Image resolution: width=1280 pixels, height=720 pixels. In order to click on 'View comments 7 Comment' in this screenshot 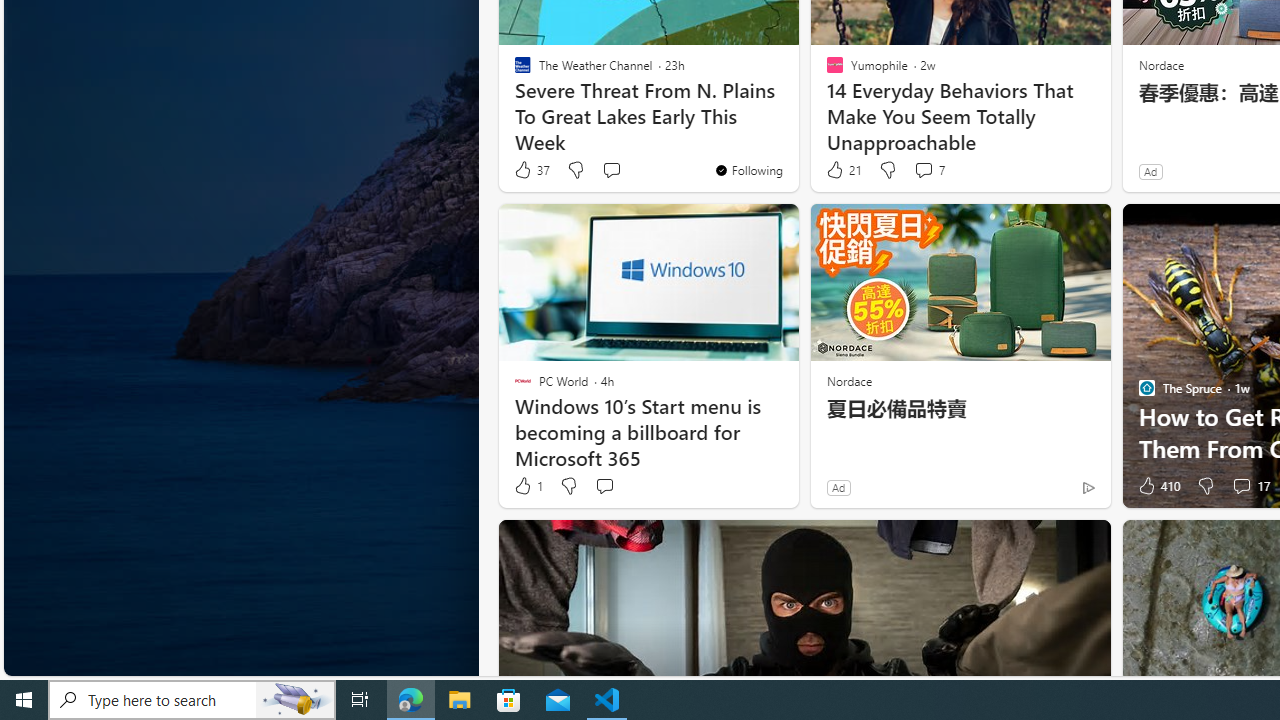, I will do `click(922, 168)`.